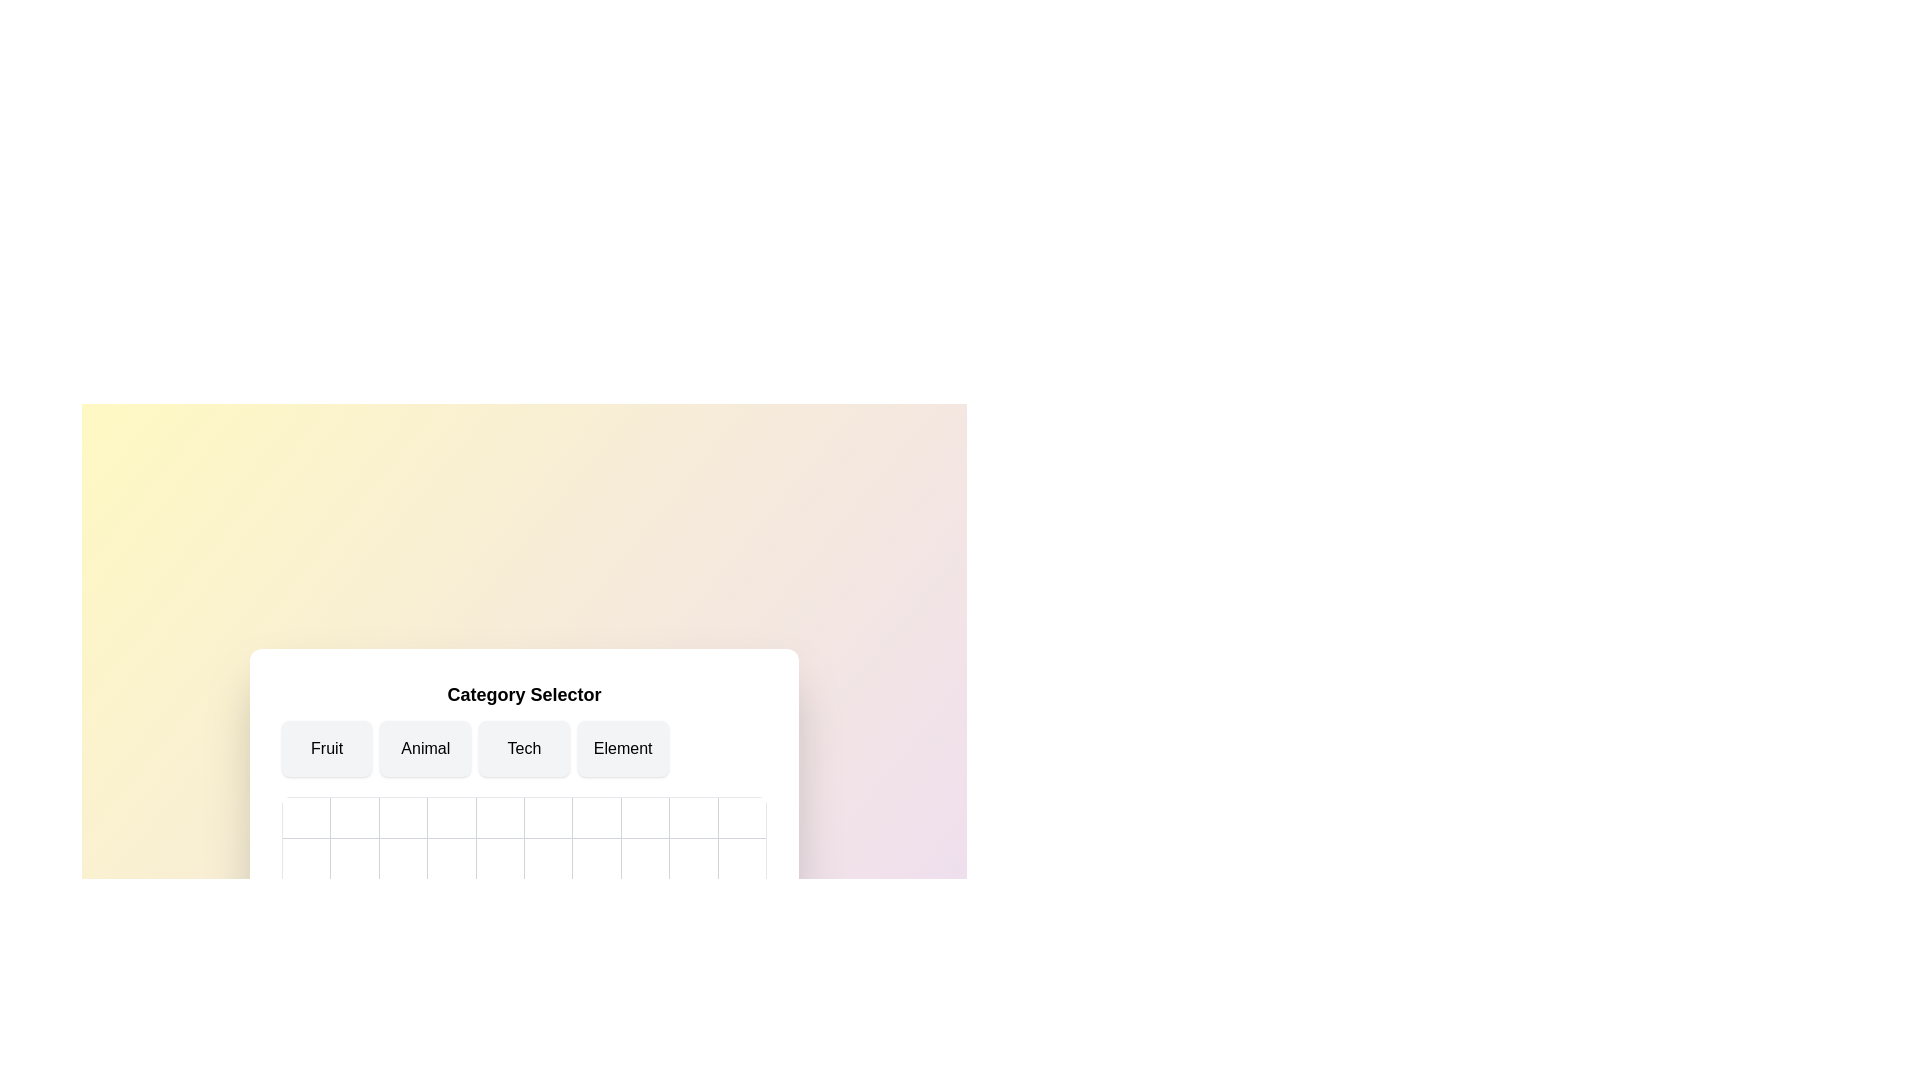  I want to click on the background area to dismiss focus, so click(99, 100).